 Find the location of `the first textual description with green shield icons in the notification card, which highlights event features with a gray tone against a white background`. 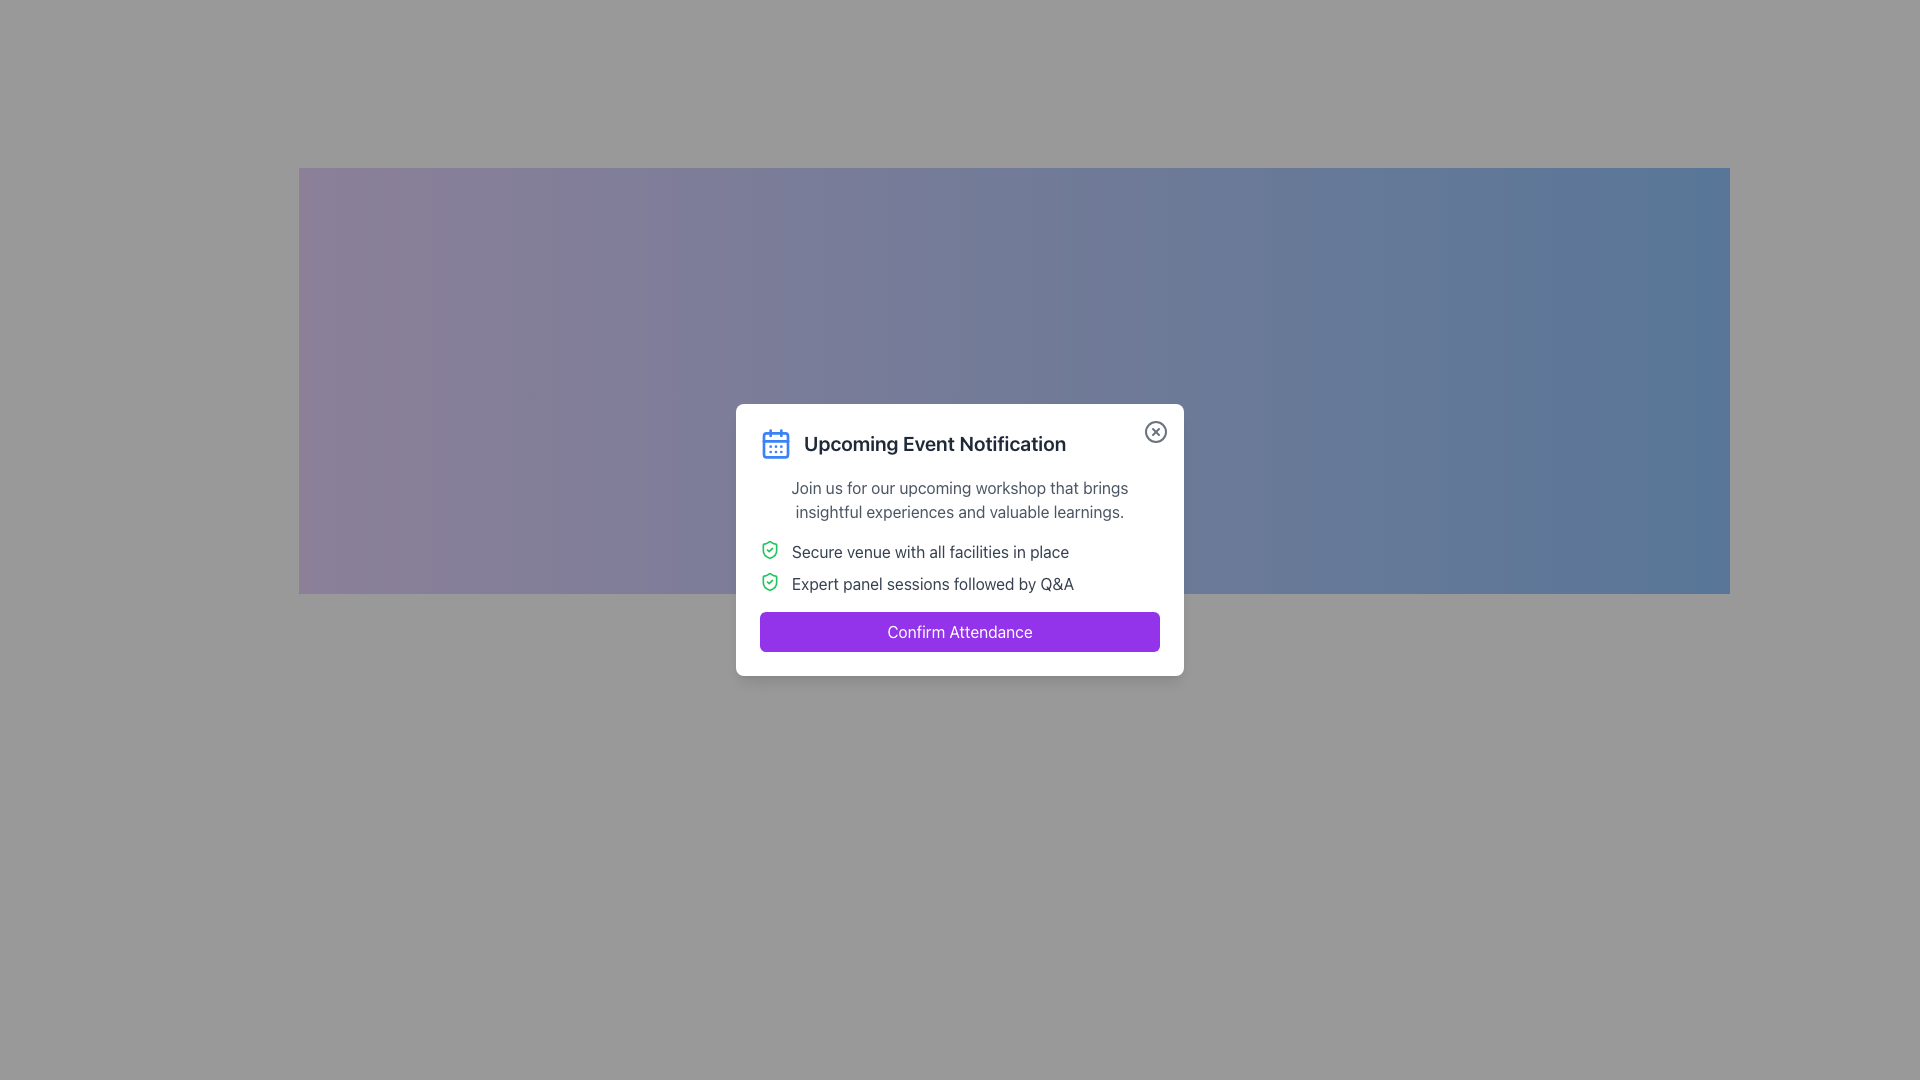

the first textual description with green shield icons in the notification card, which highlights event features with a gray tone against a white background is located at coordinates (960, 567).